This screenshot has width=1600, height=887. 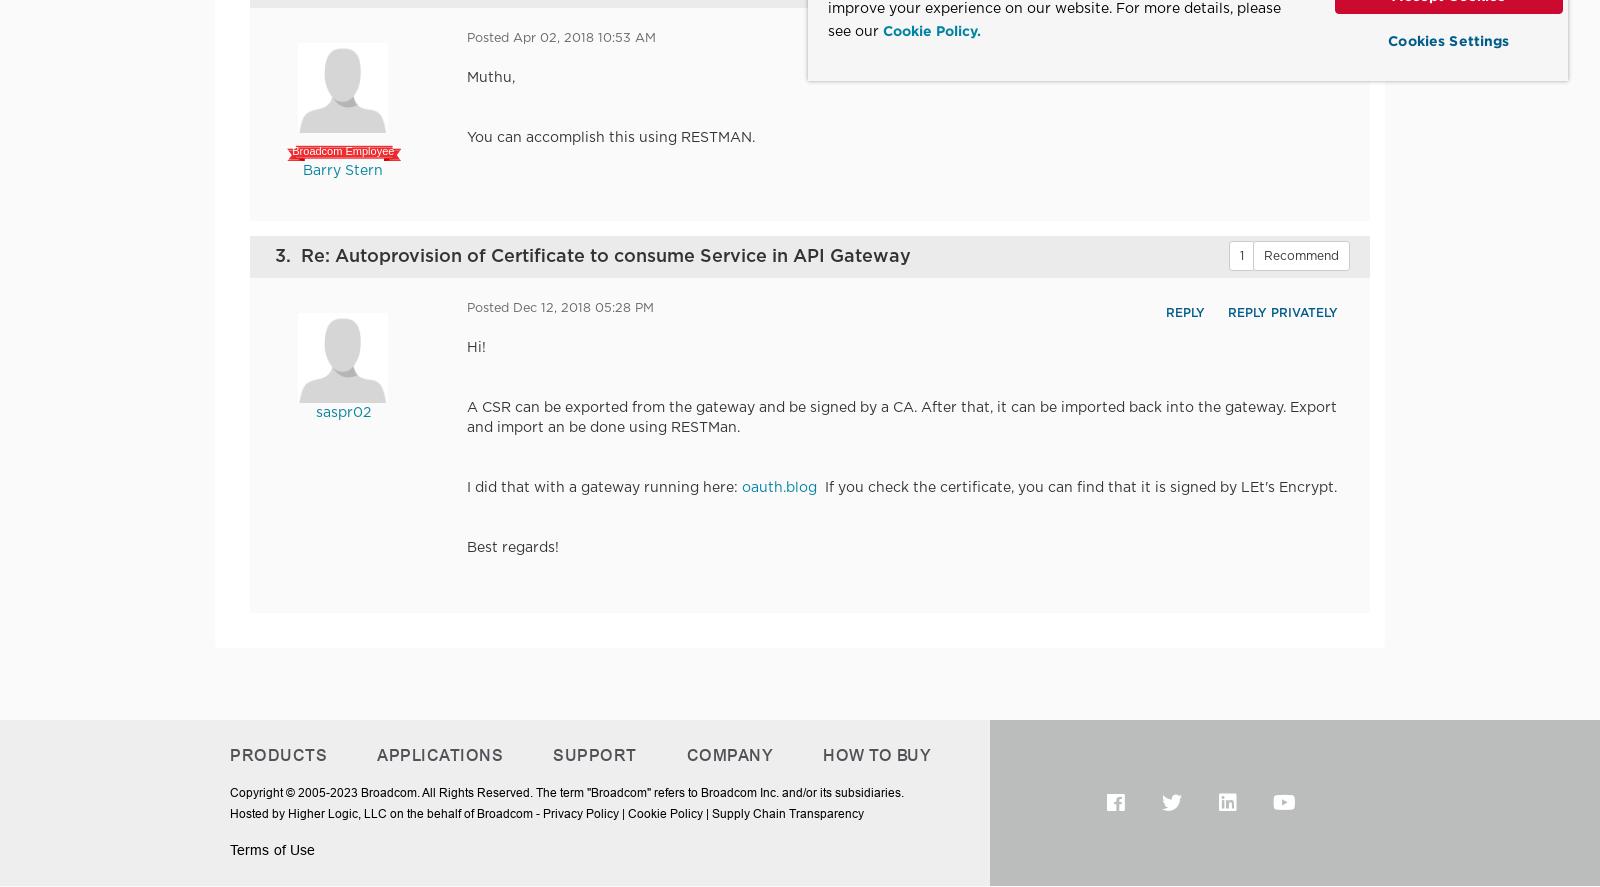 What do you see at coordinates (288, 255) in the screenshot?
I see `'3.'` at bounding box center [288, 255].